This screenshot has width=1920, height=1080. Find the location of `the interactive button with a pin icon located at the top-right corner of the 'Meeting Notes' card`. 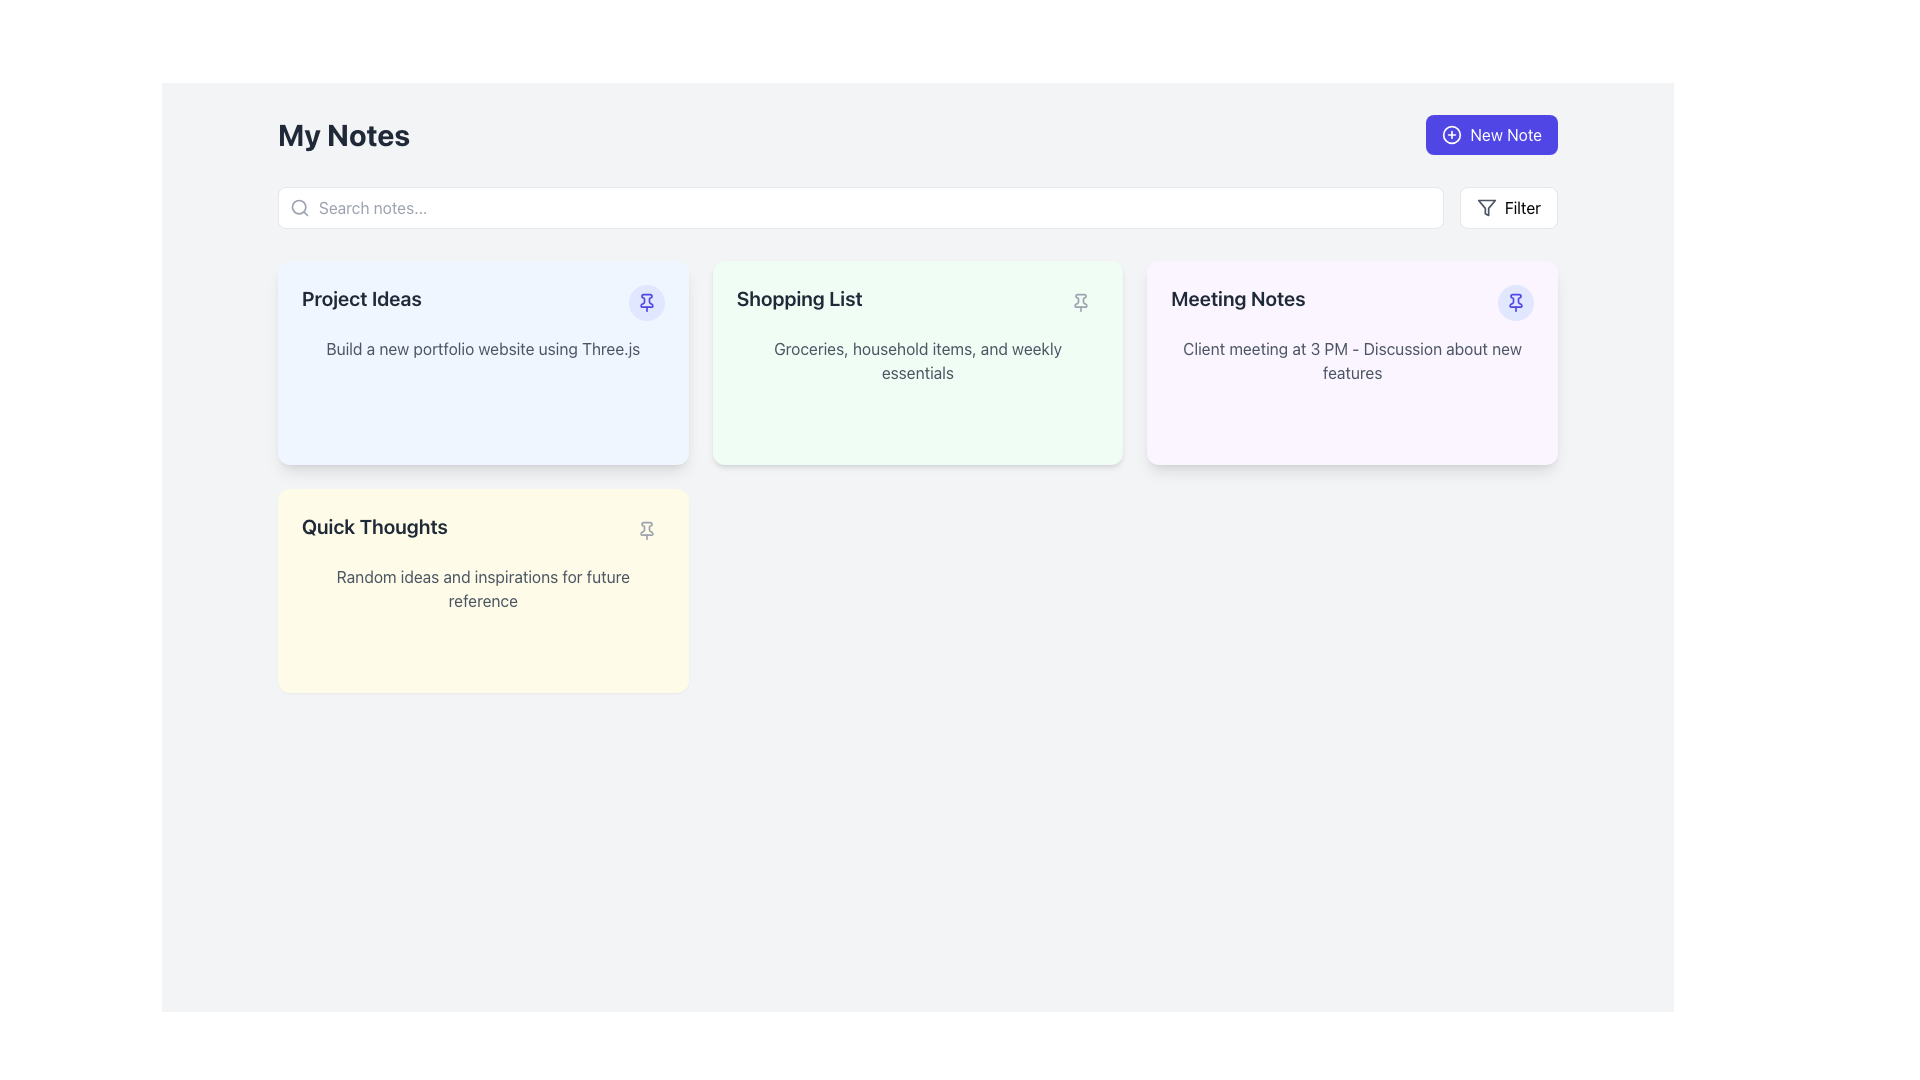

the interactive button with a pin icon located at the top-right corner of the 'Meeting Notes' card is located at coordinates (1516, 303).